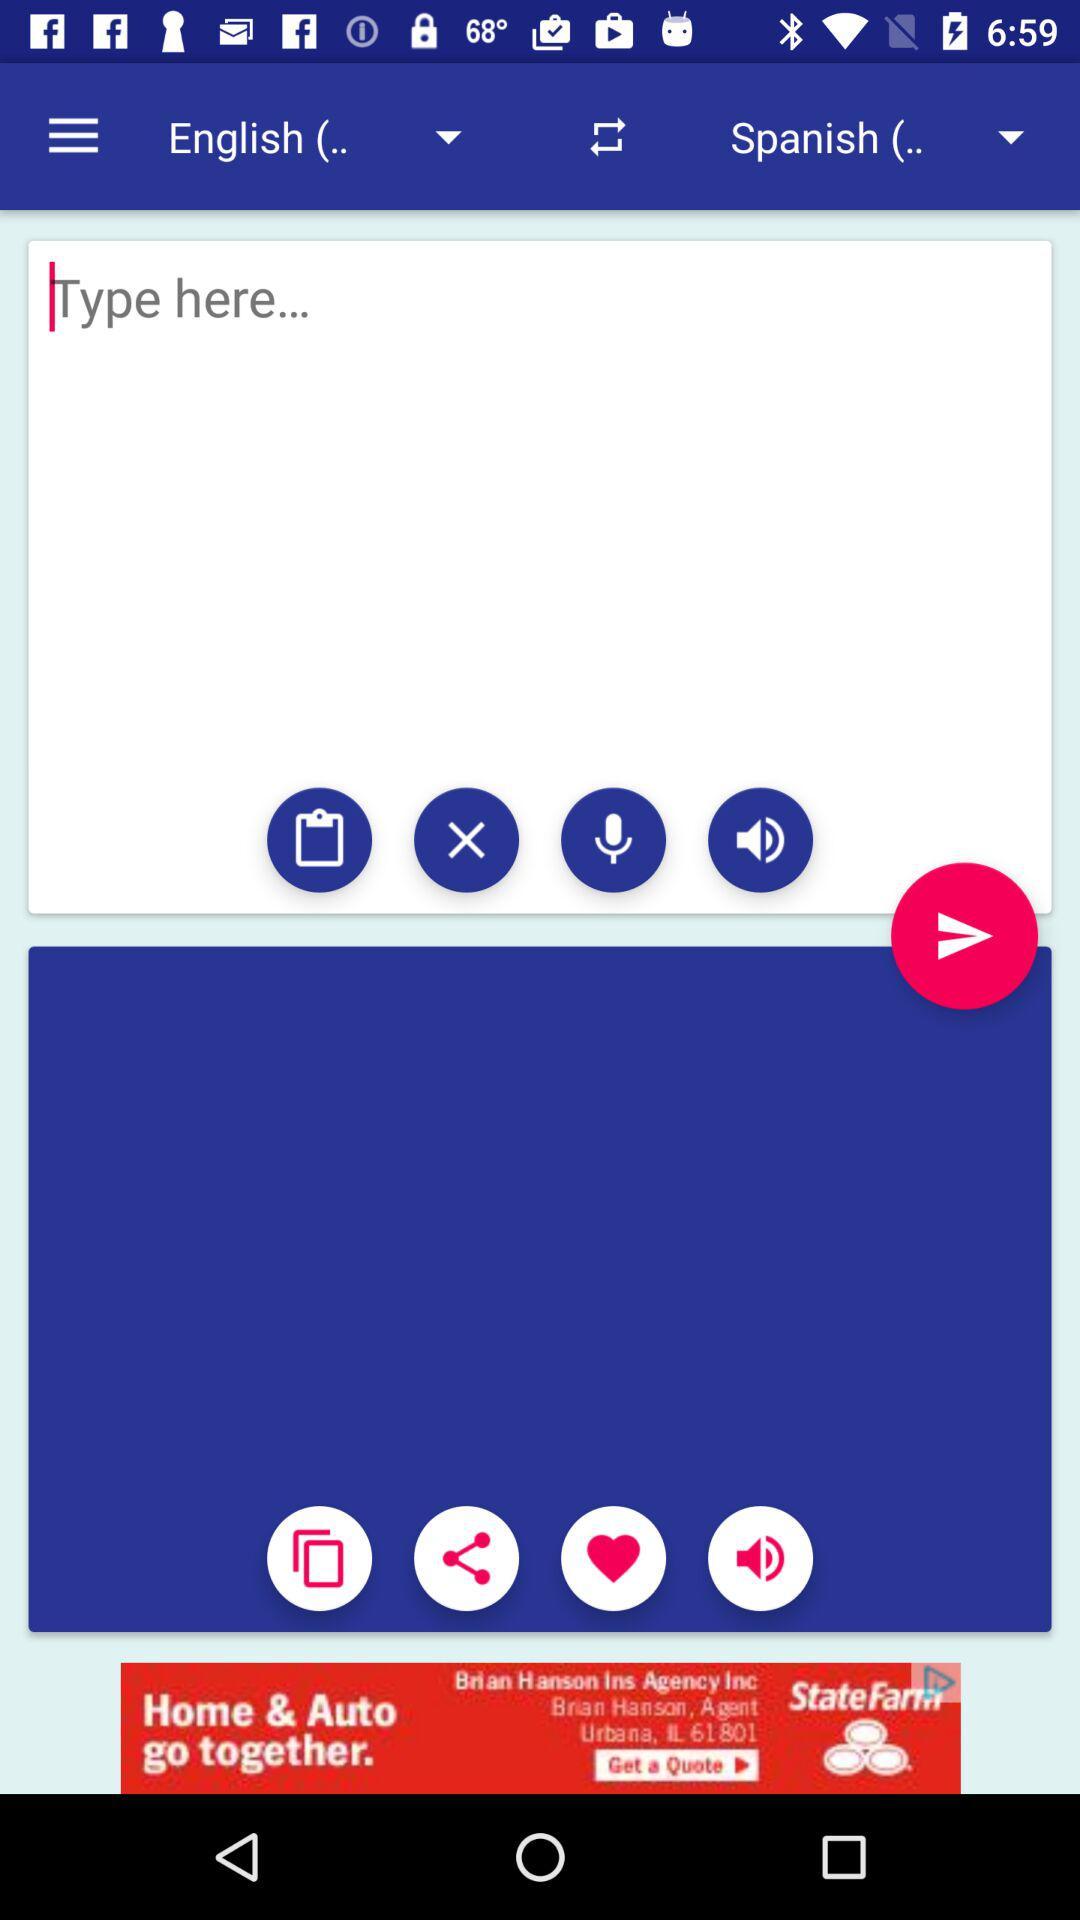 This screenshot has height=1920, width=1080. I want to click on shows exit option, so click(466, 840).